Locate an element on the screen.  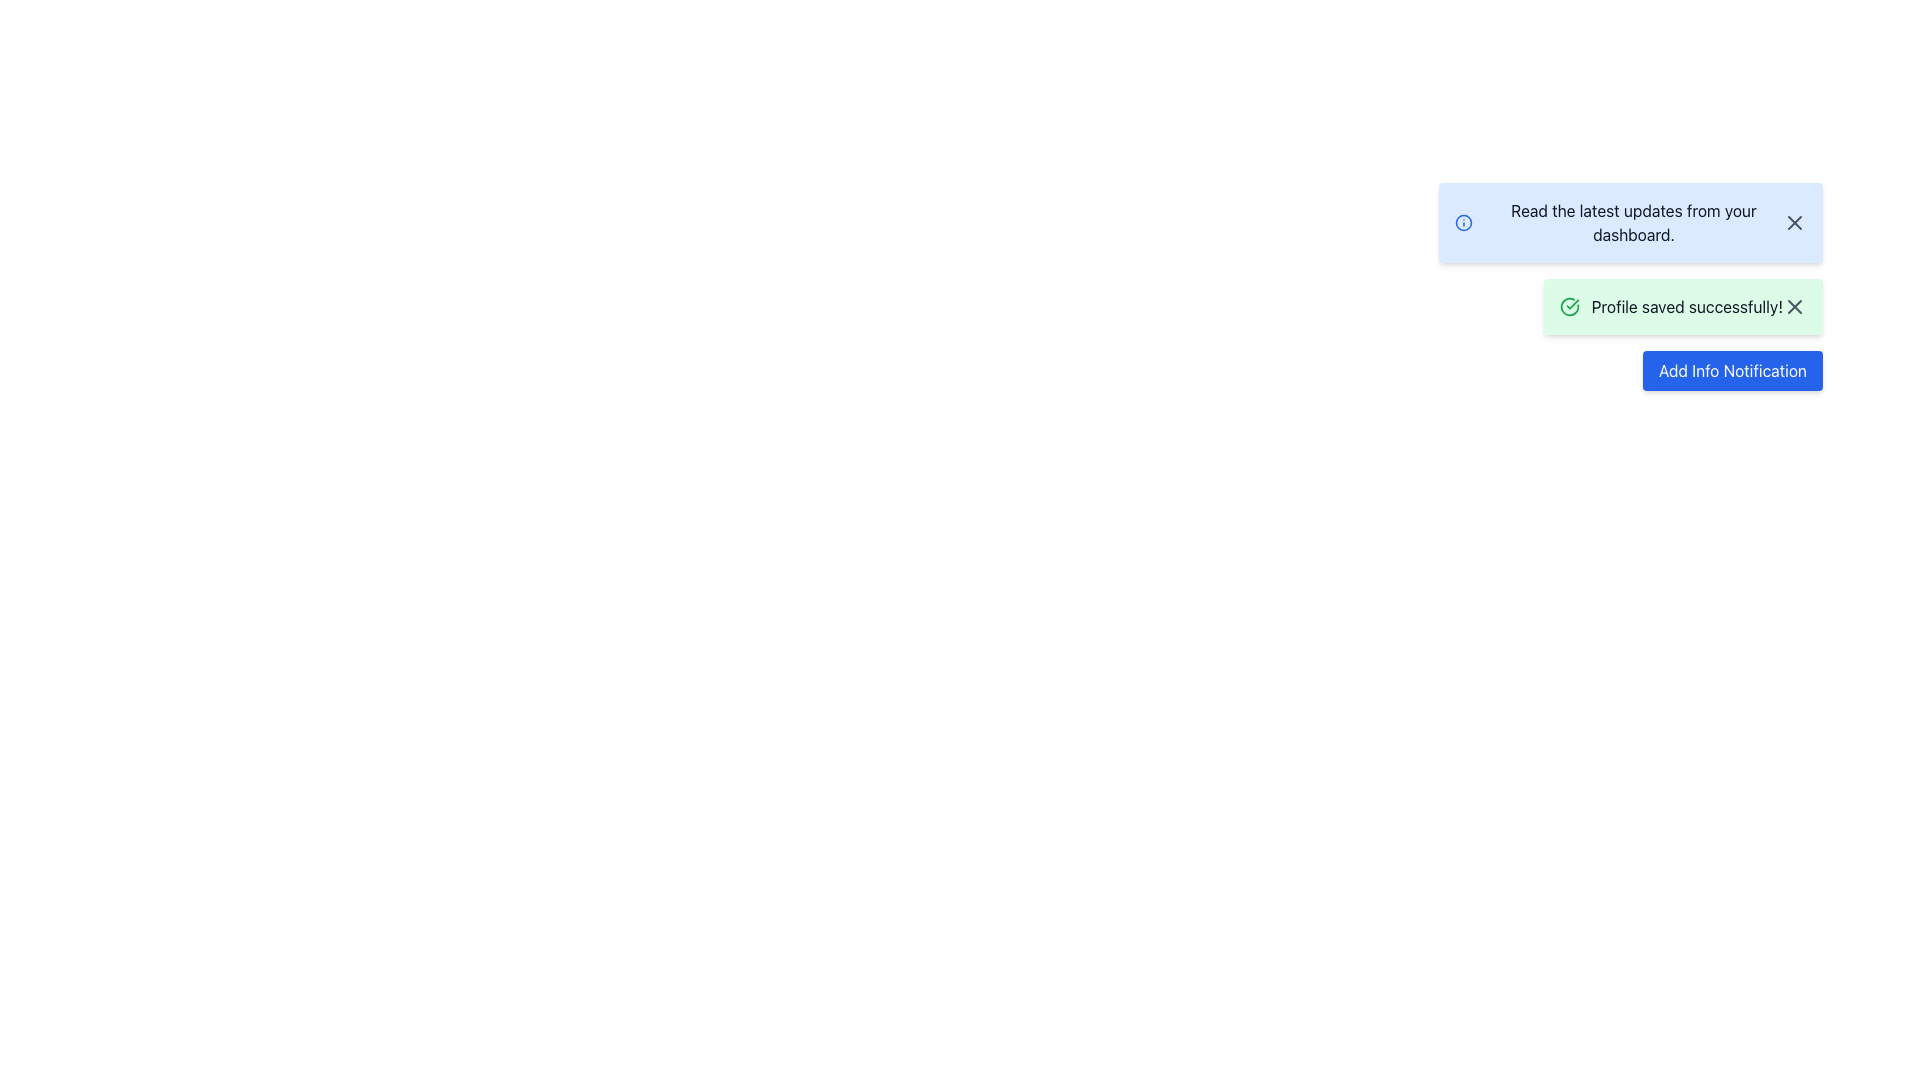
the Informational Text that indicates the successful saving of a profile, located to the right of a green circular icon and to the left of a close button within a green notification box is located at coordinates (1686, 307).